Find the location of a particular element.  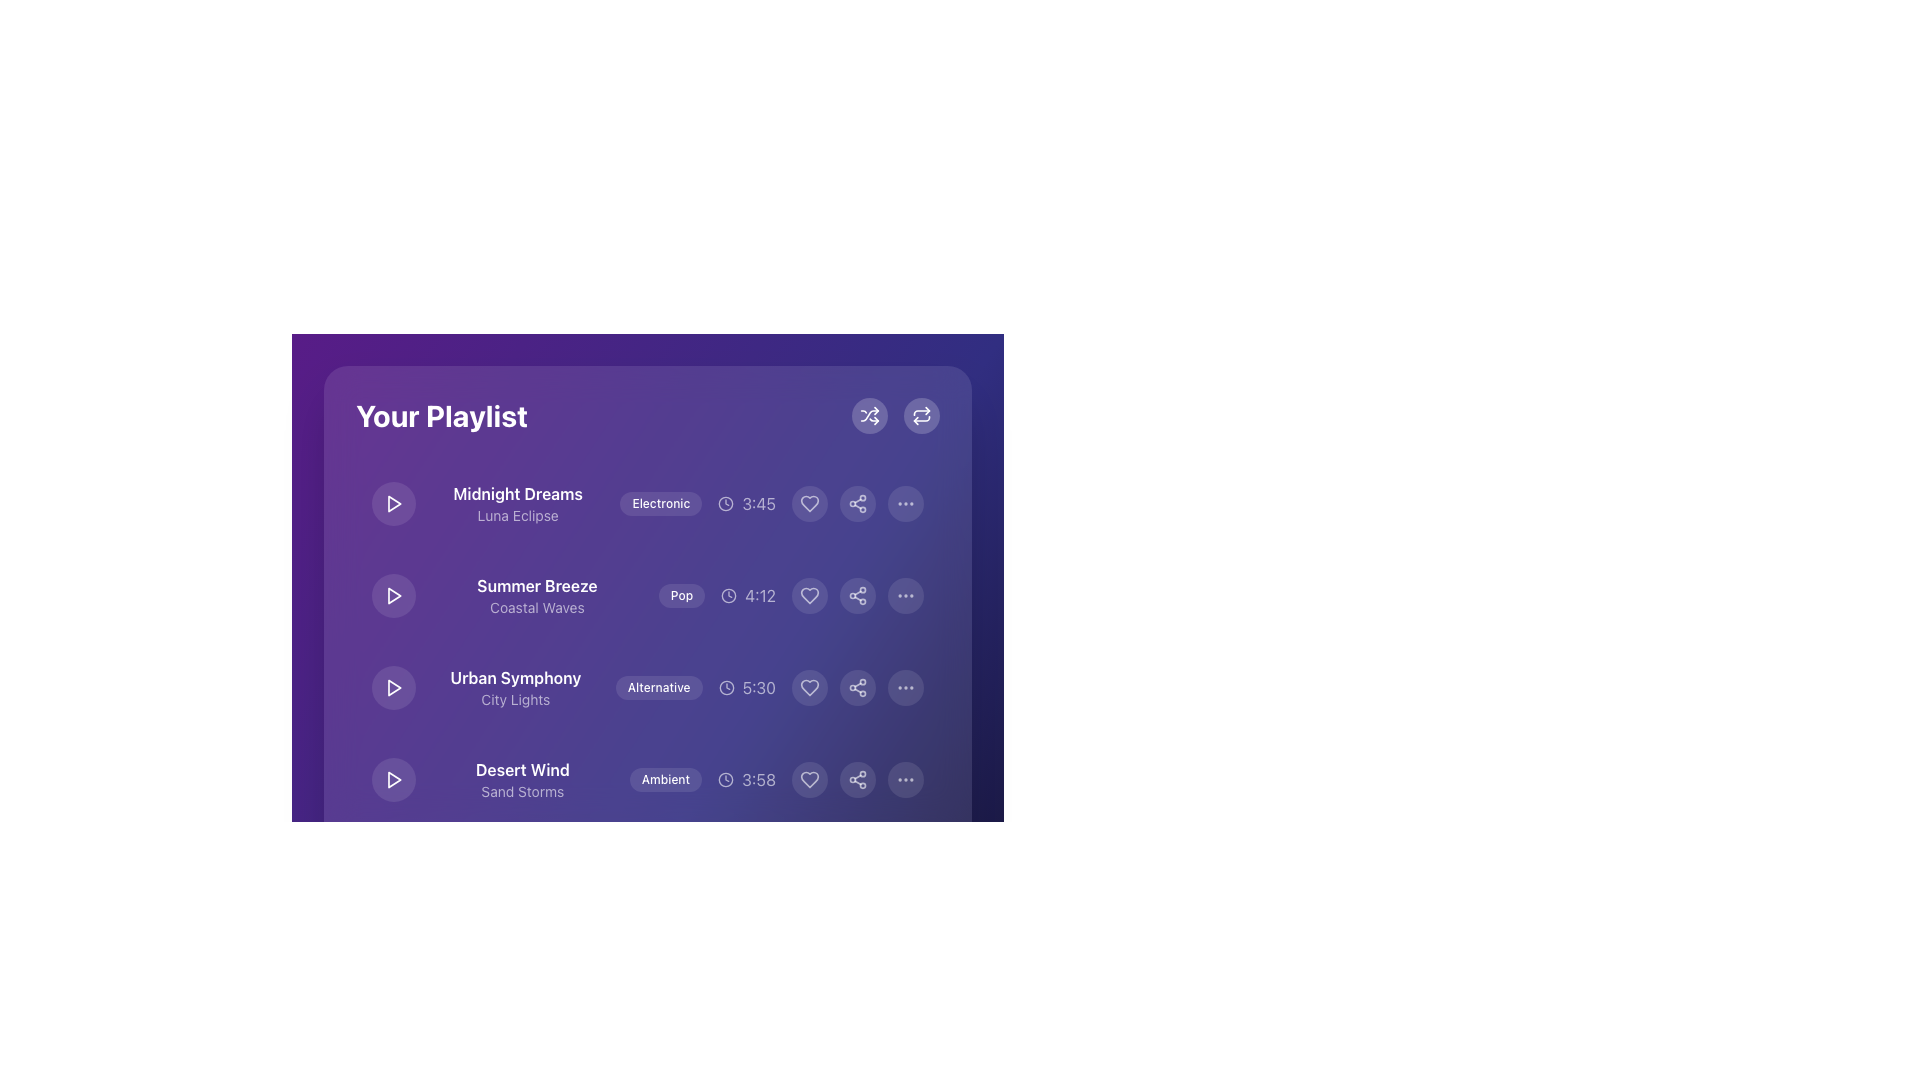

the share icon, which is represented by three connected circles with lines and is located within the first music track row ('Midnight Dreams') at the far-right end of the row is located at coordinates (858, 503).